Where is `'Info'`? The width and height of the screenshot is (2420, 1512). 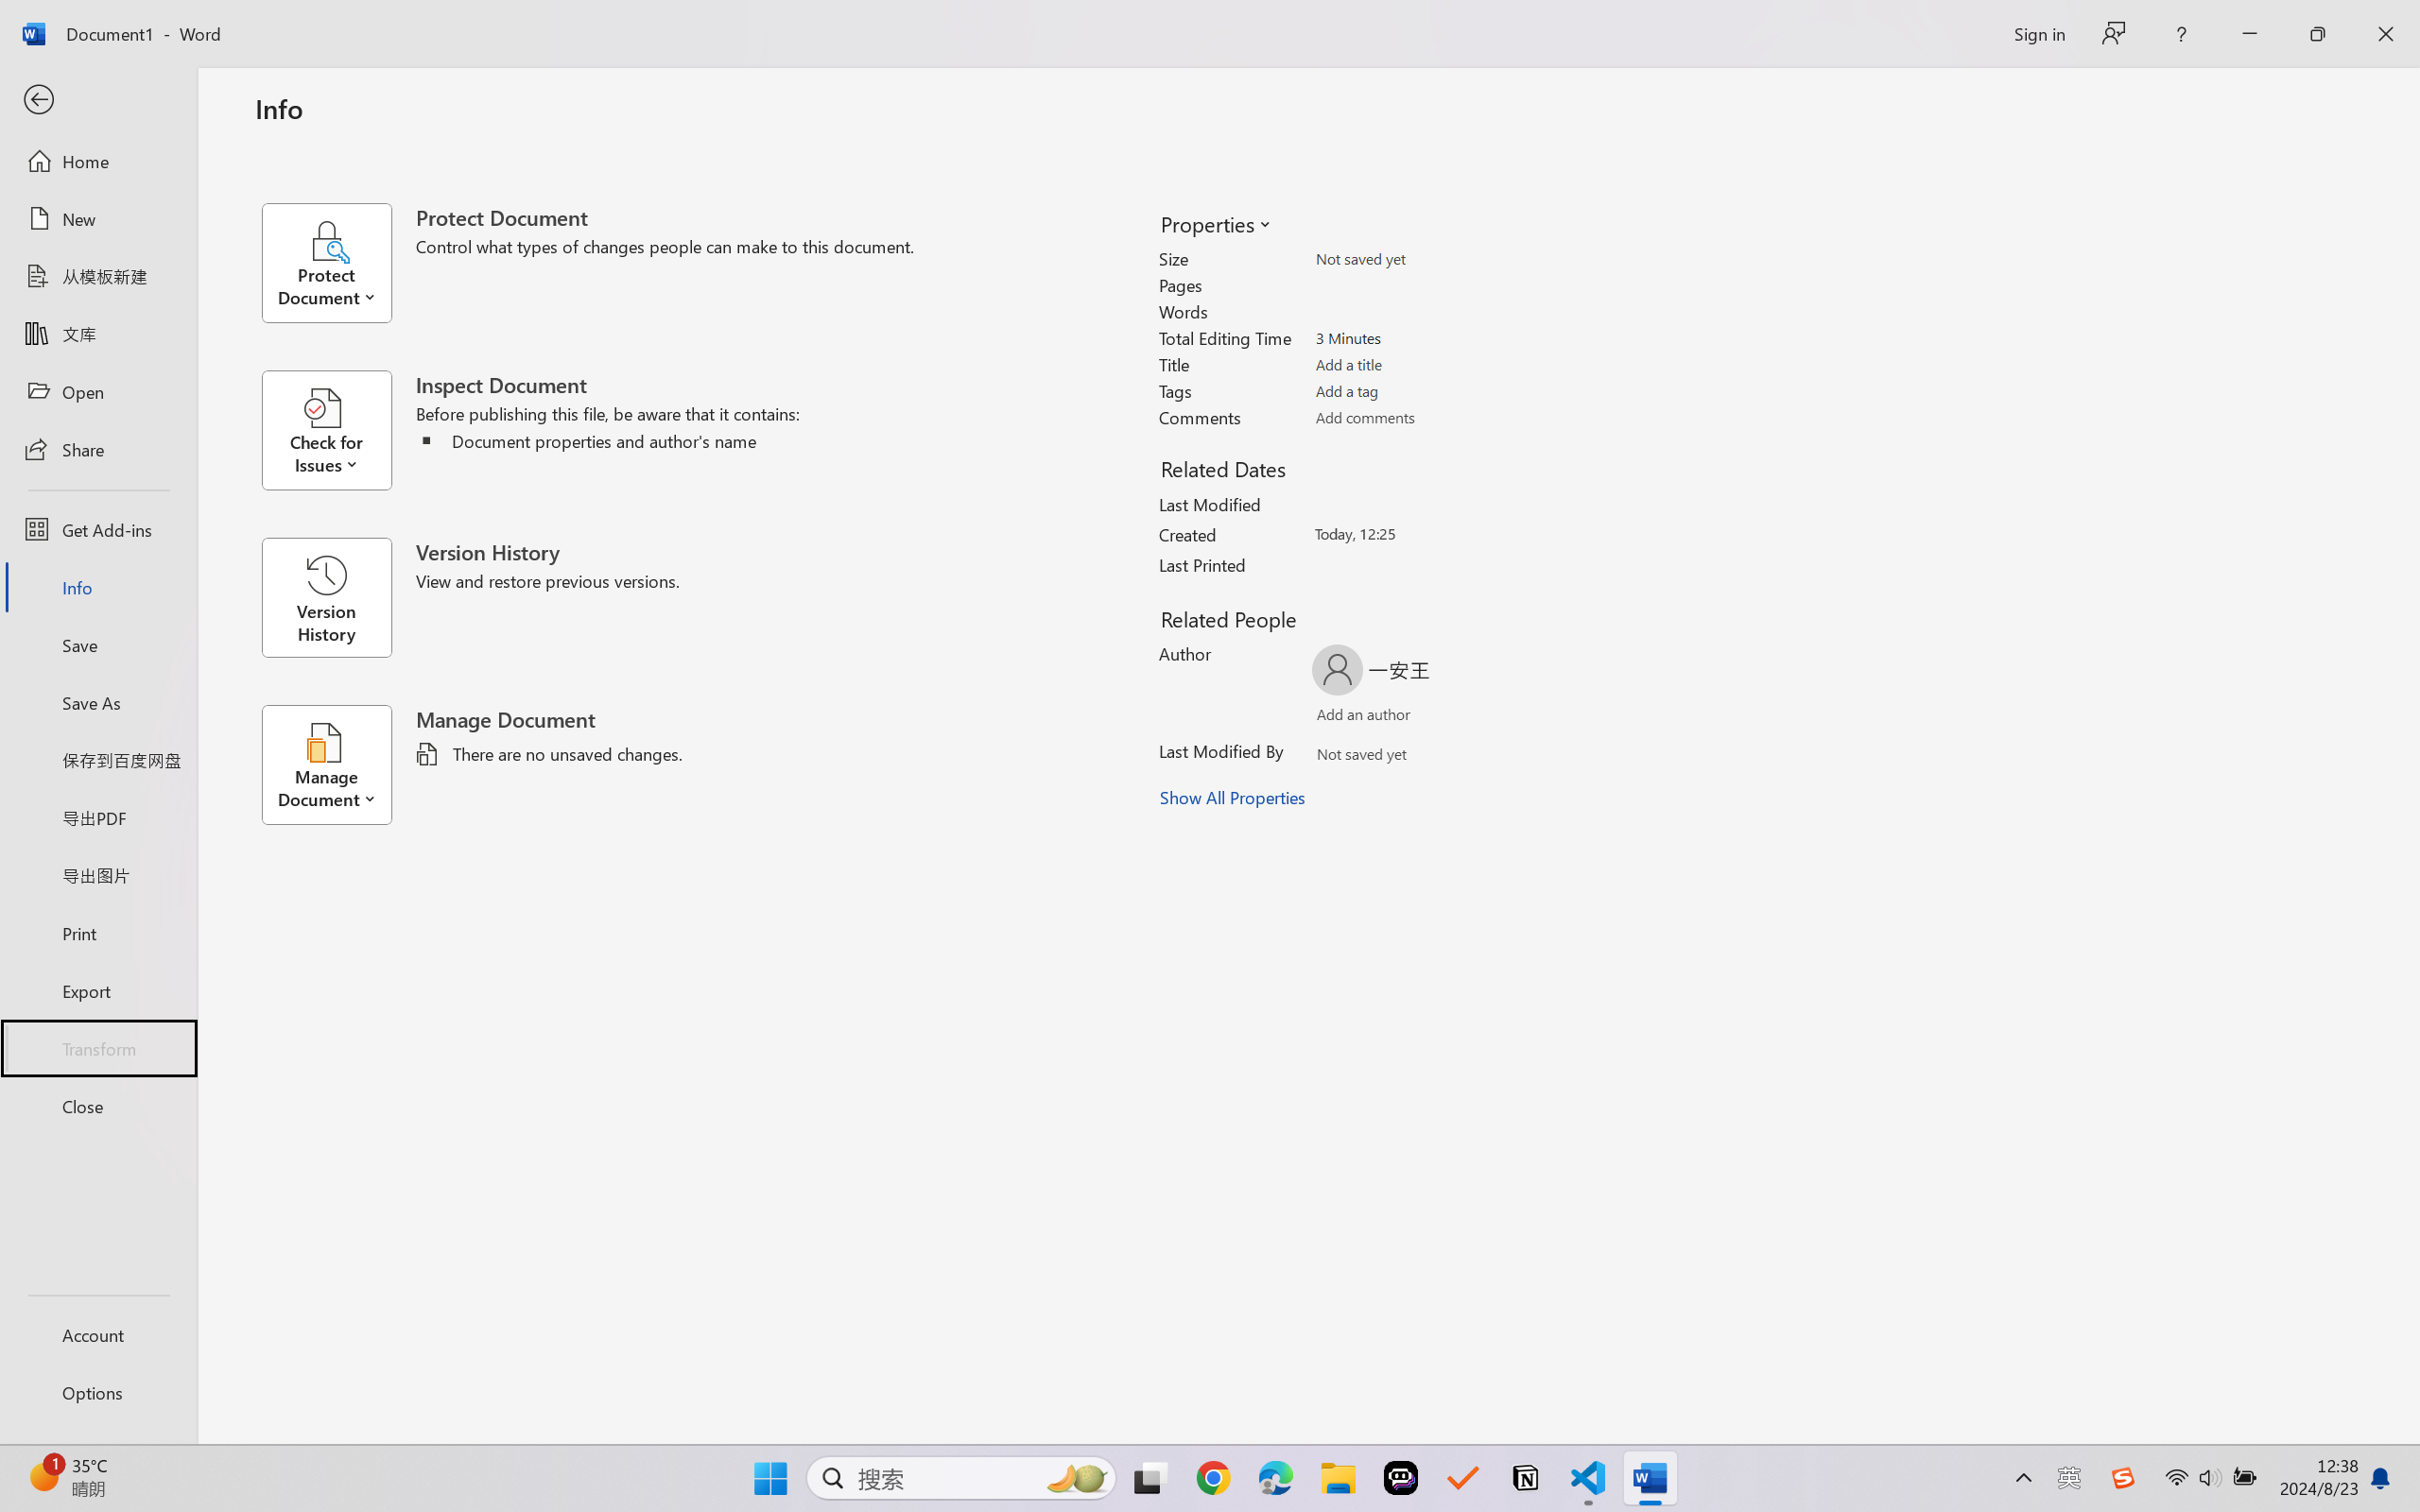 'Info' is located at coordinates (97, 586).